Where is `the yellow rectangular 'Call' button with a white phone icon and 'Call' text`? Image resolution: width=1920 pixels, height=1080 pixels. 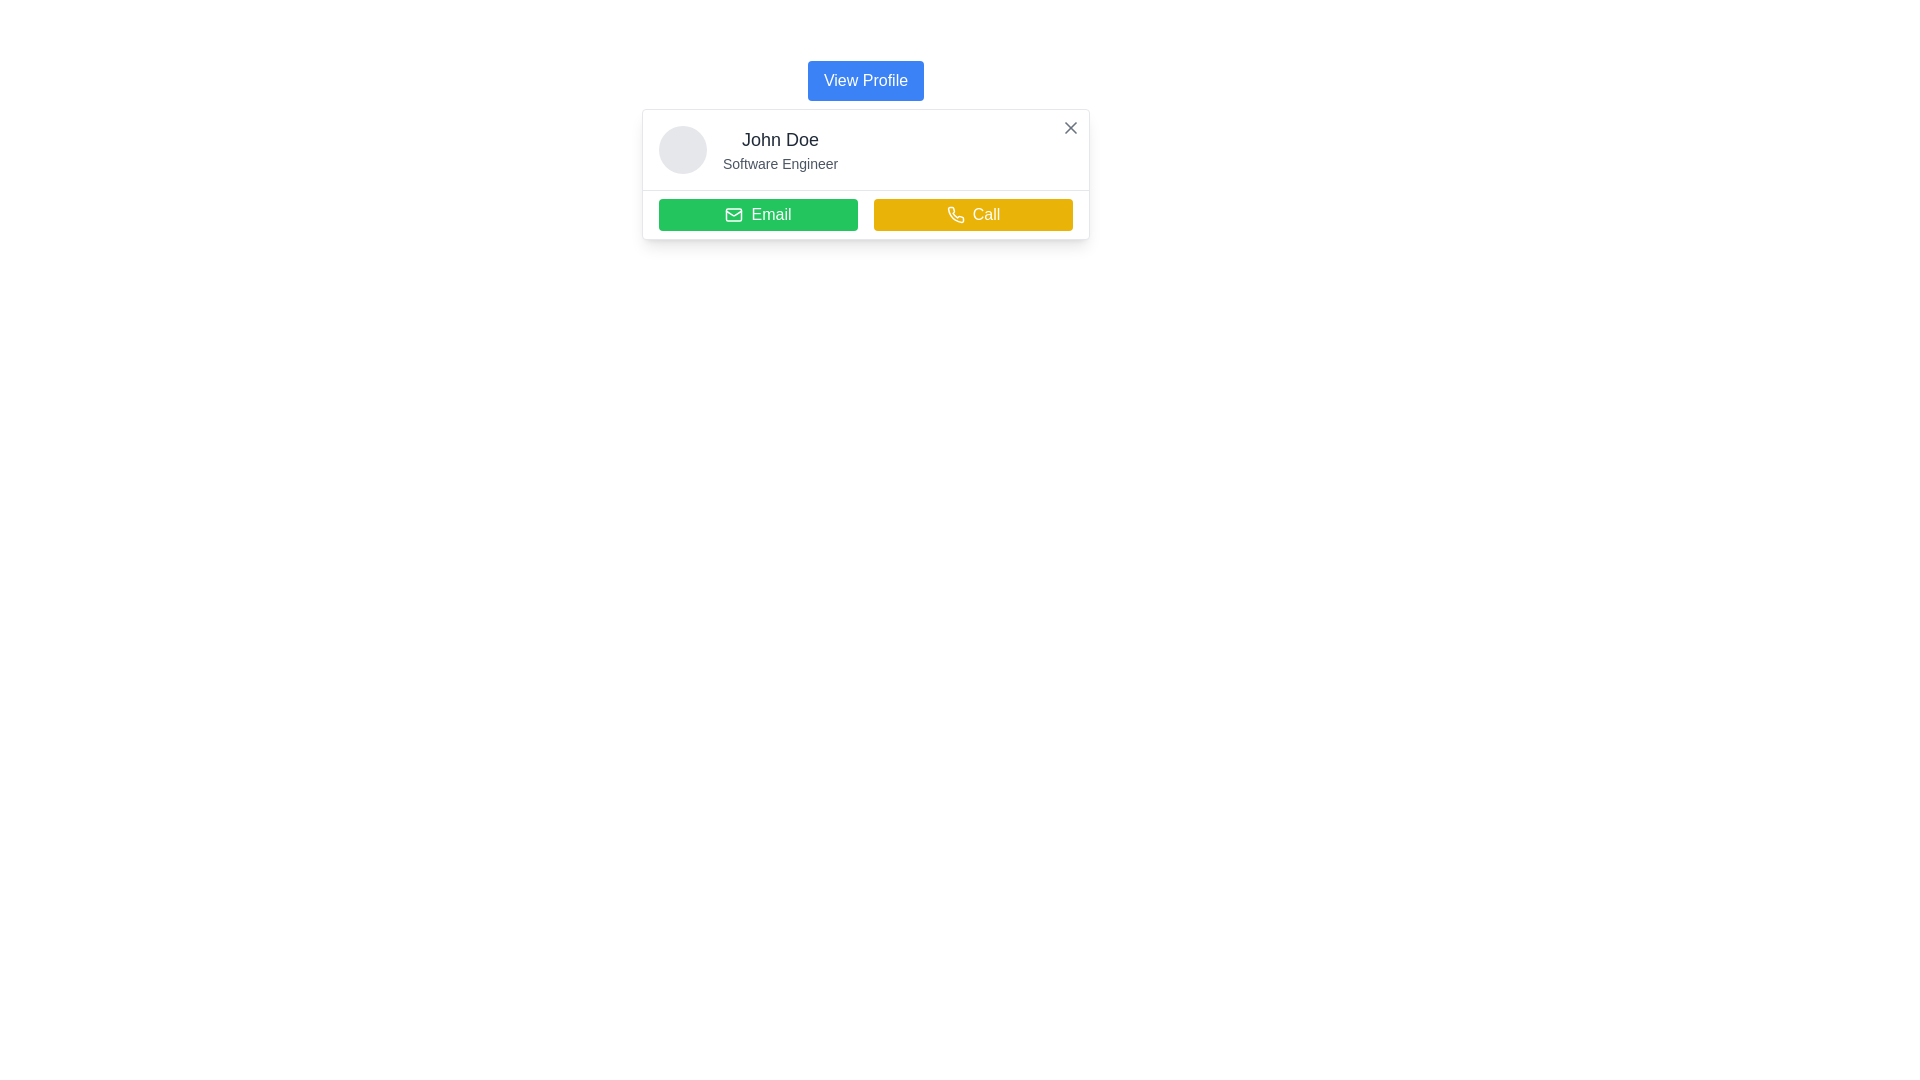
the yellow rectangular 'Call' button with a white phone icon and 'Call' text is located at coordinates (973, 215).